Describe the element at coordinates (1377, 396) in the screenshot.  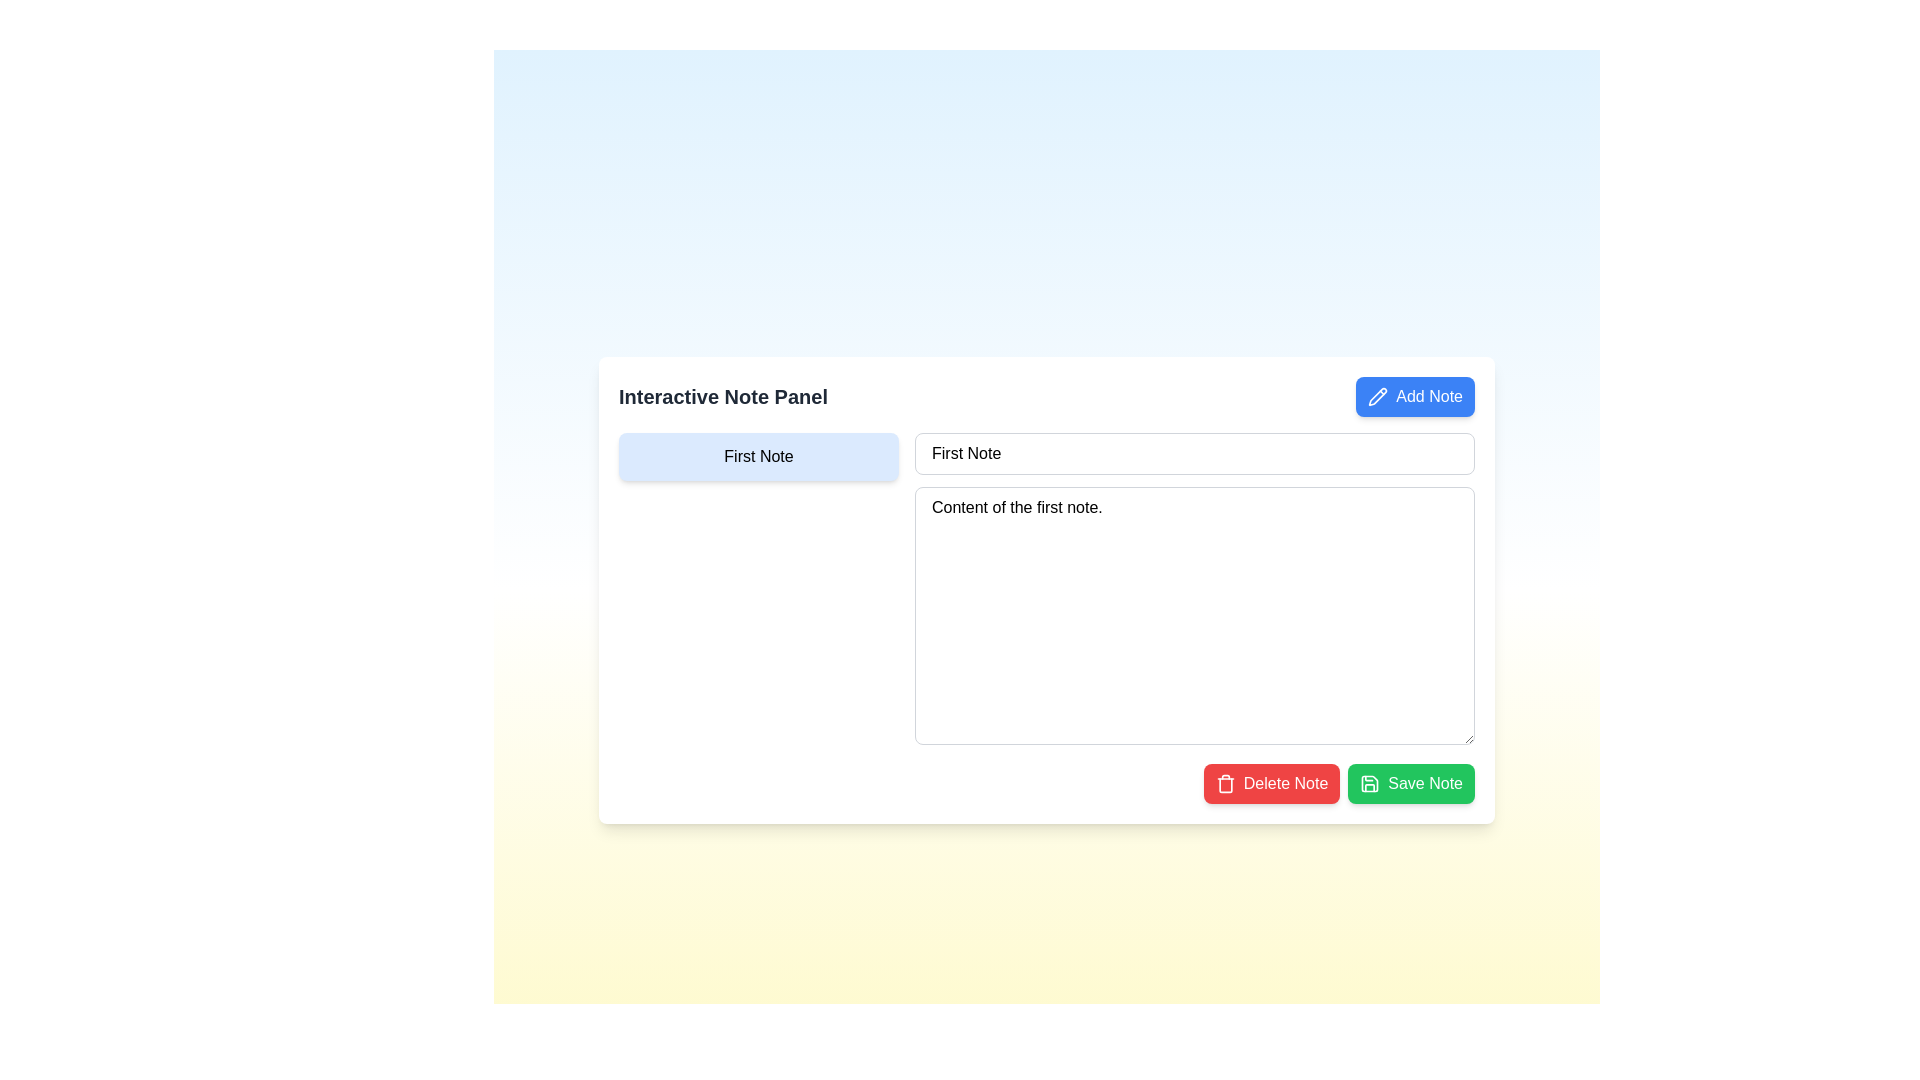
I see `the pencil icon within the 'Add Note' button located at the top-right corner of the note panel` at that location.